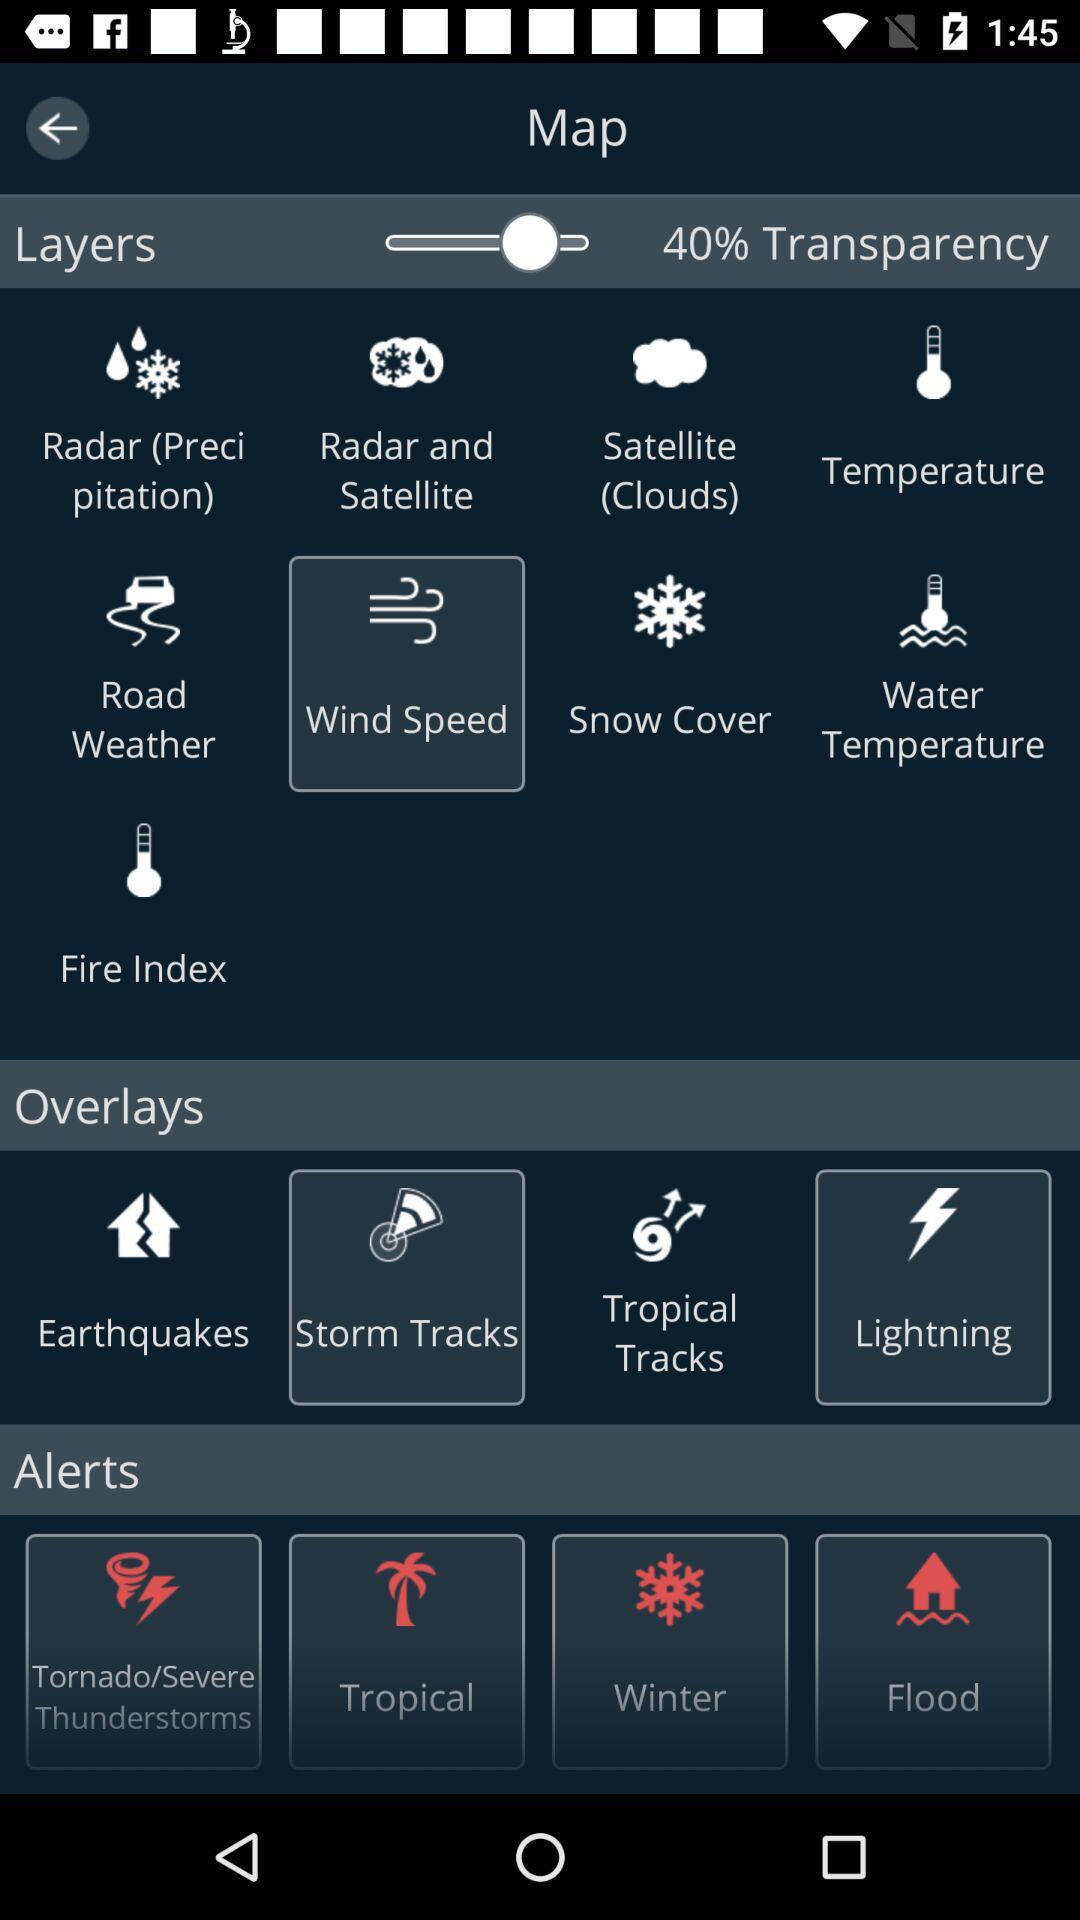 The image size is (1080, 1920). I want to click on the arrow_backward icon, so click(56, 127).